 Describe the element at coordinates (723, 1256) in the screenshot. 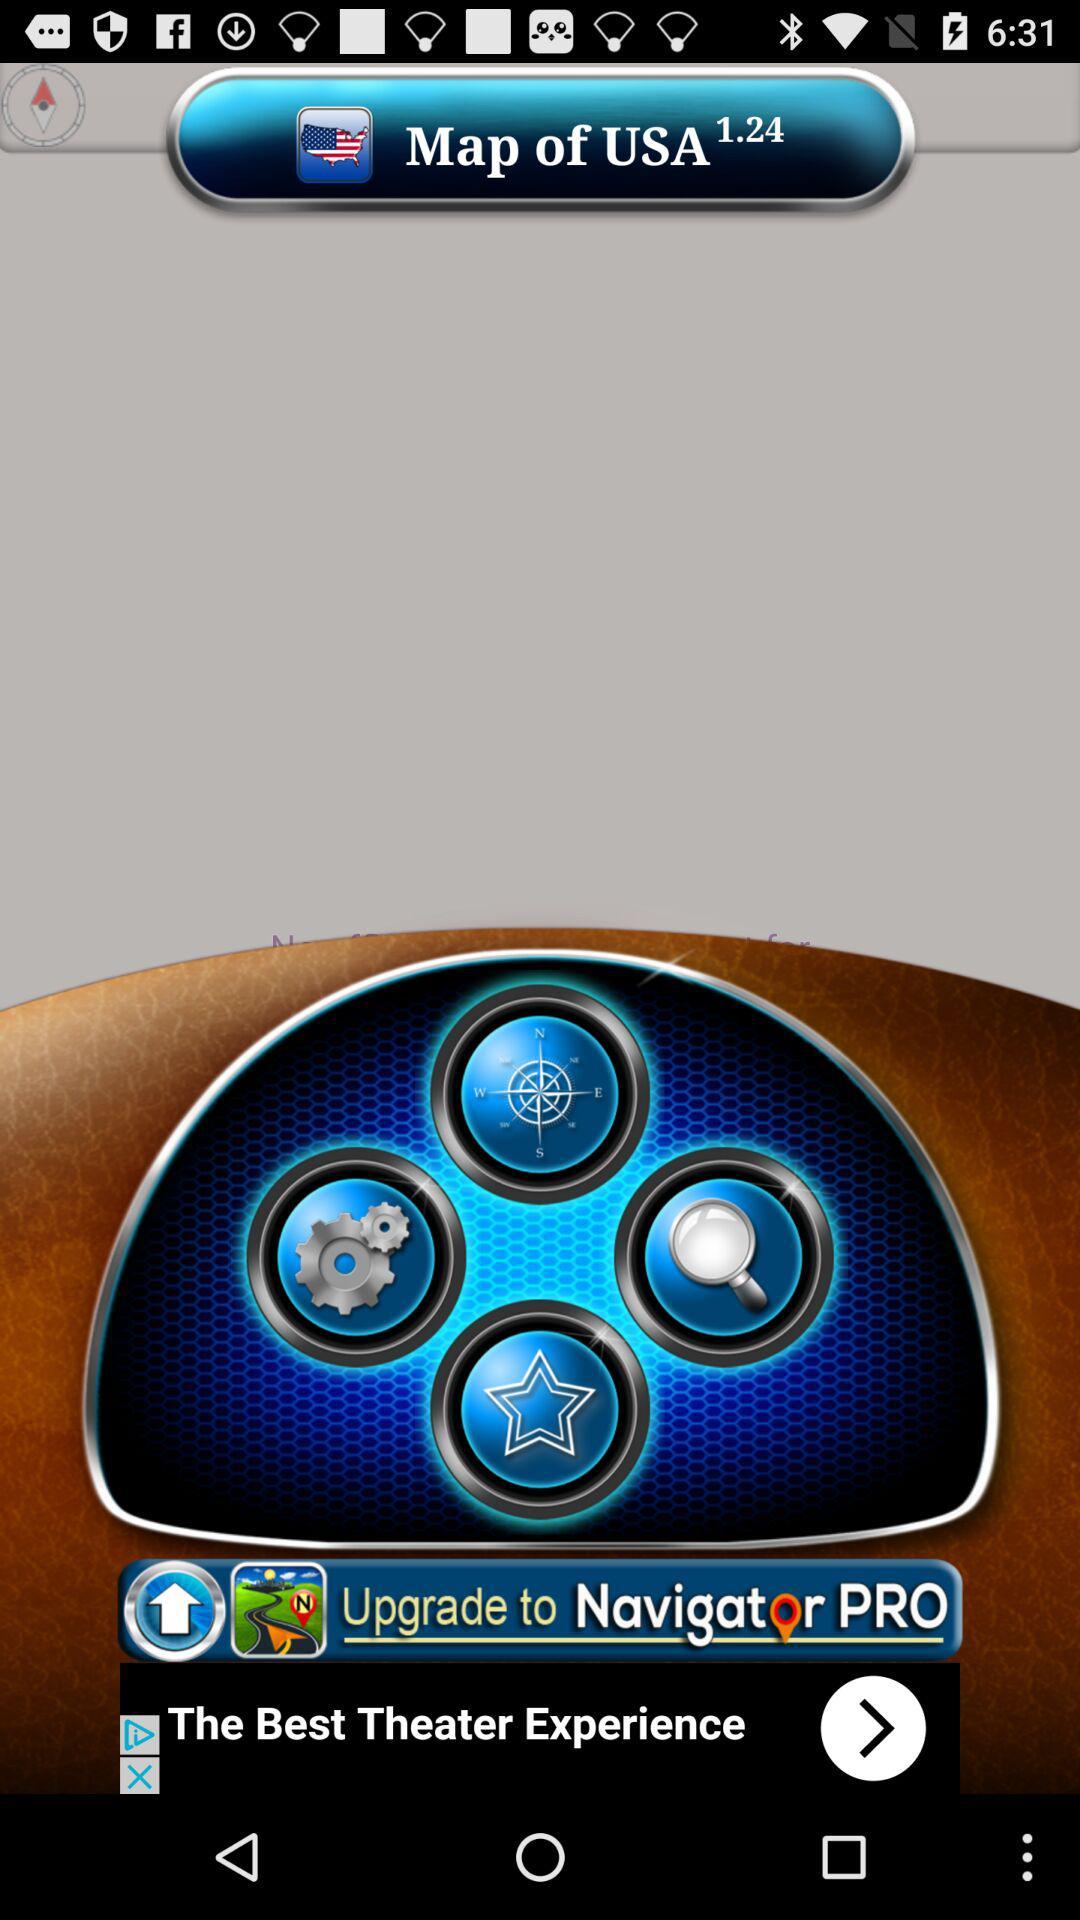

I see `search map` at that location.